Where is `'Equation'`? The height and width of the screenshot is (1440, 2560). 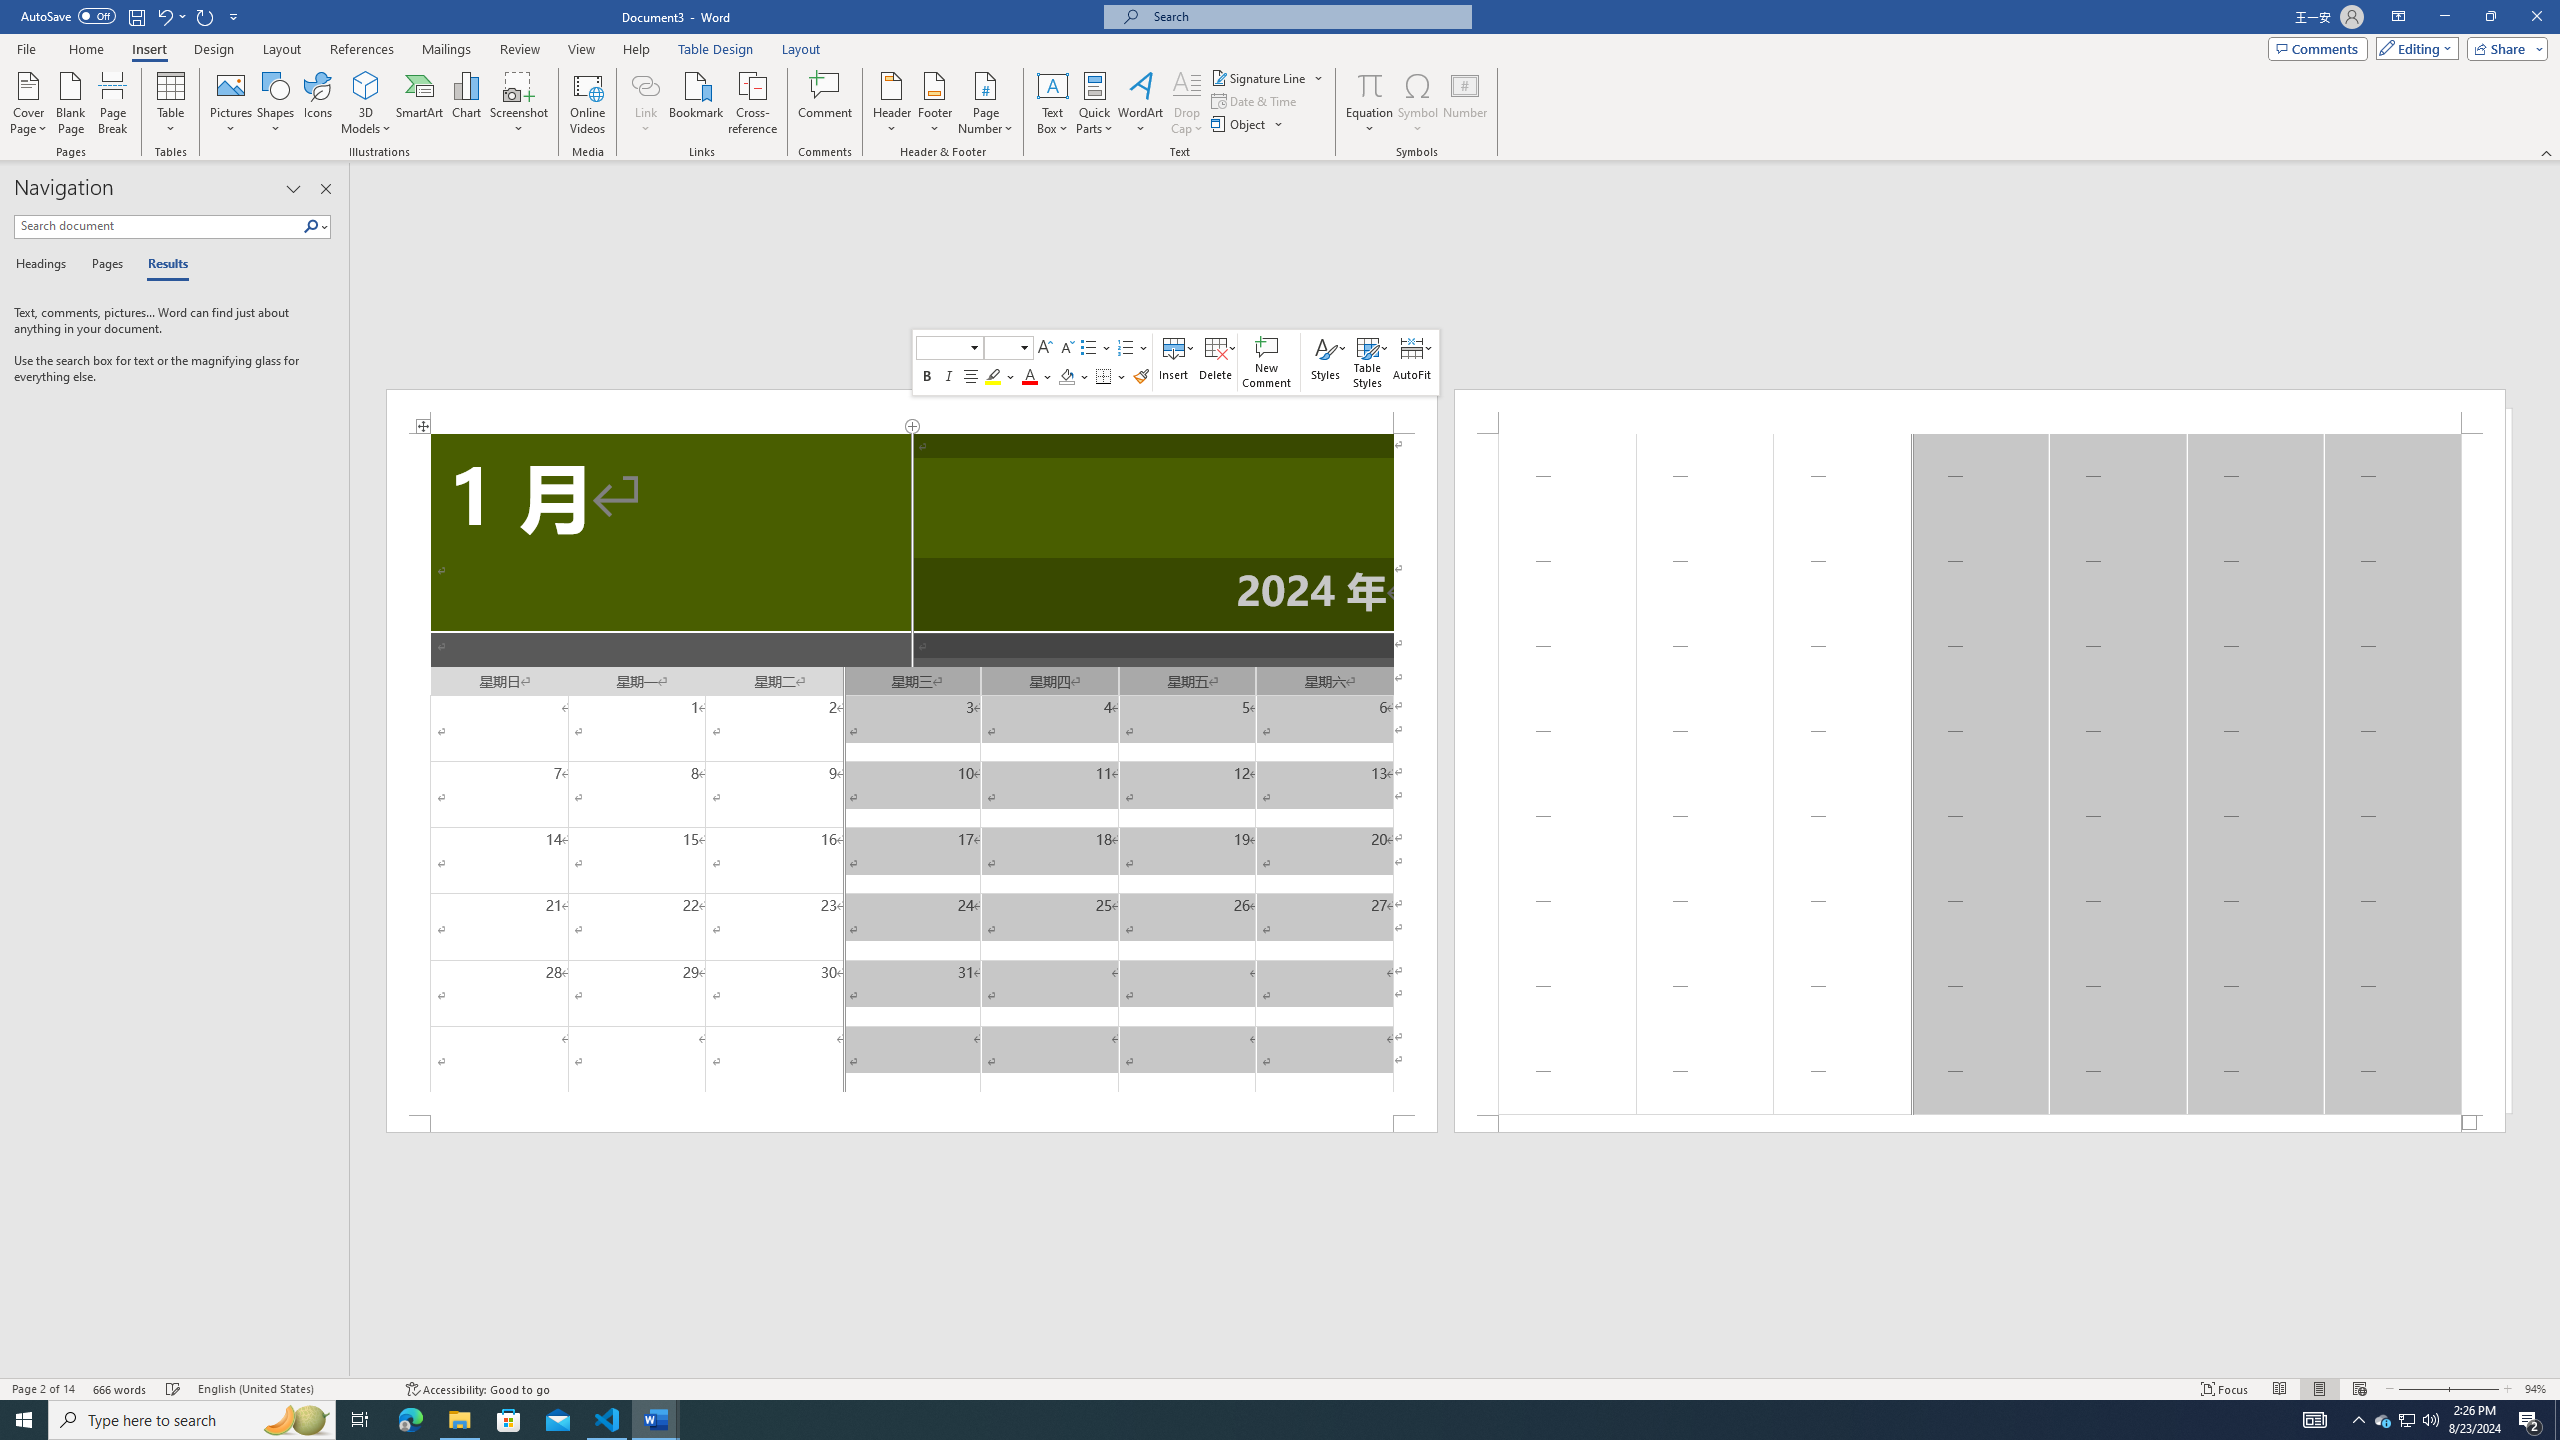 'Equation' is located at coordinates (1369, 84).